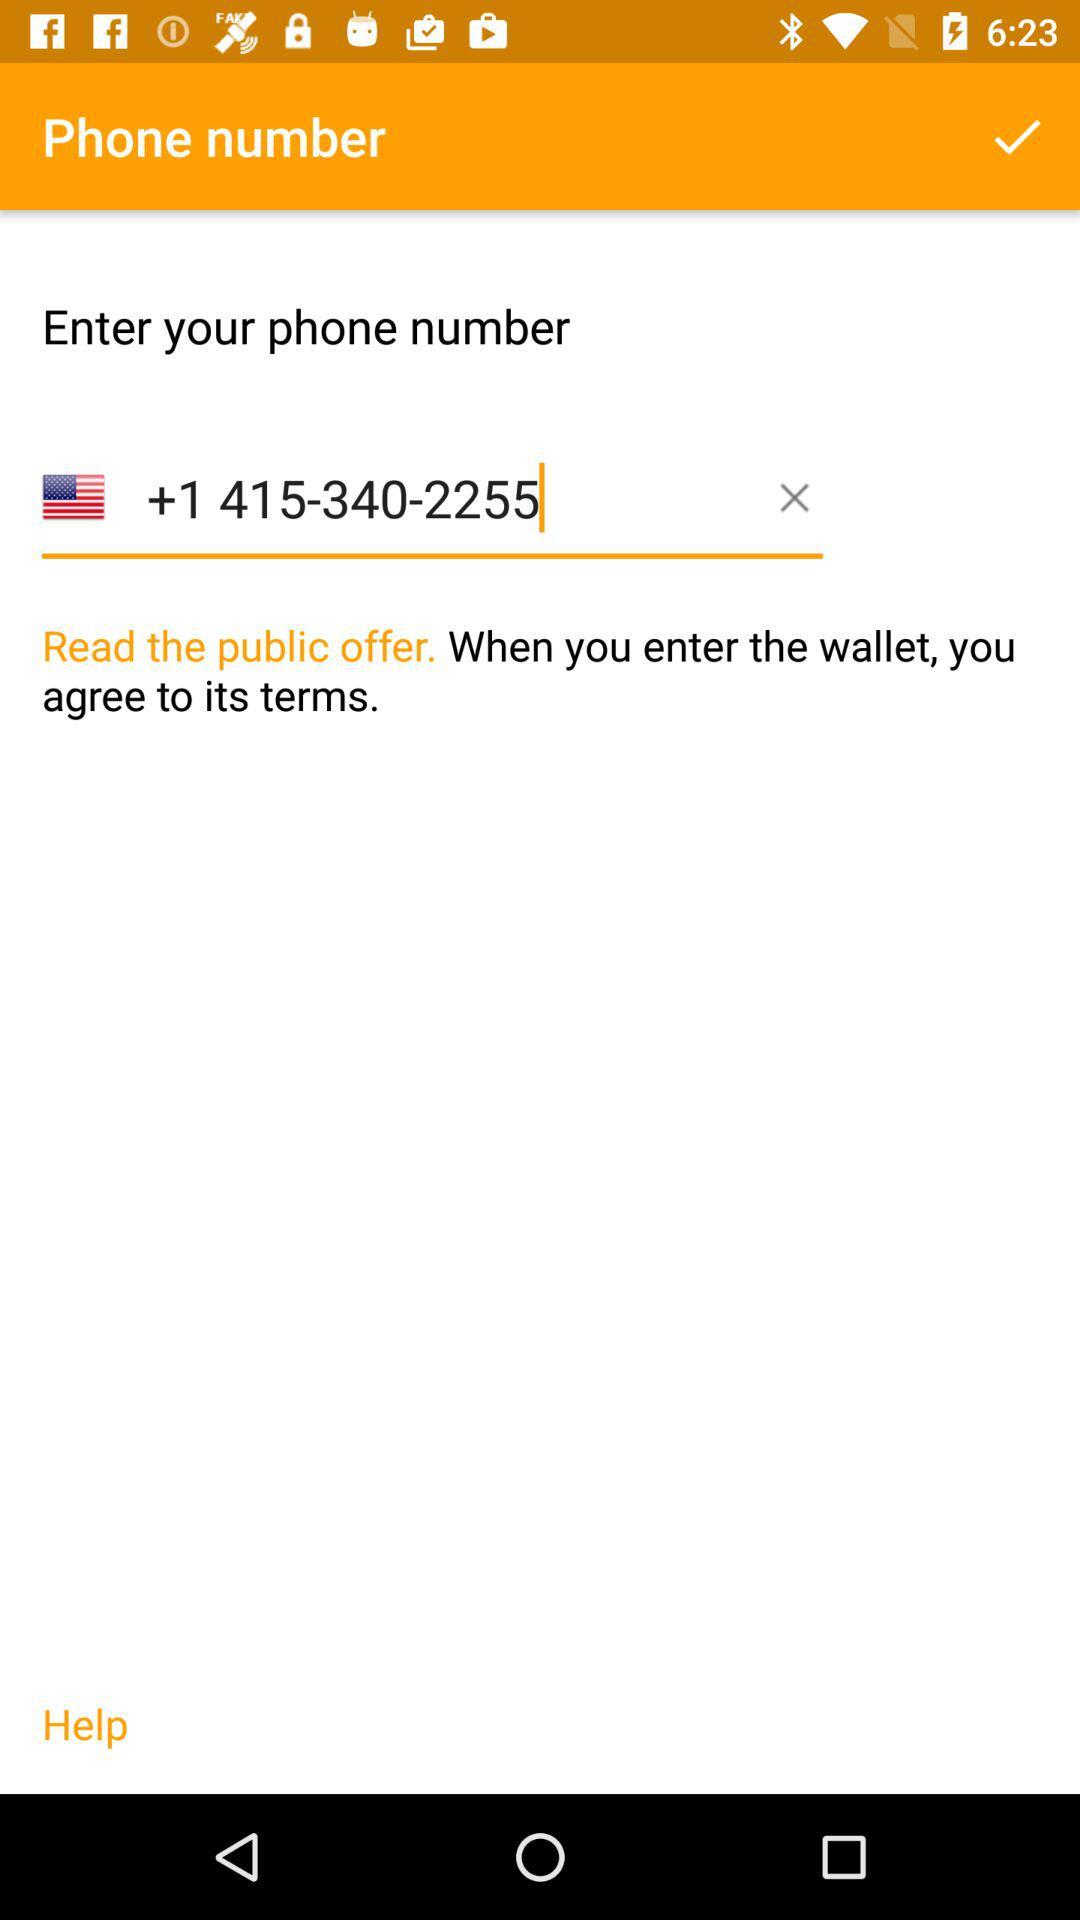 The width and height of the screenshot is (1080, 1920). Describe the element at coordinates (84, 1743) in the screenshot. I see `help at the bottom left corner` at that location.